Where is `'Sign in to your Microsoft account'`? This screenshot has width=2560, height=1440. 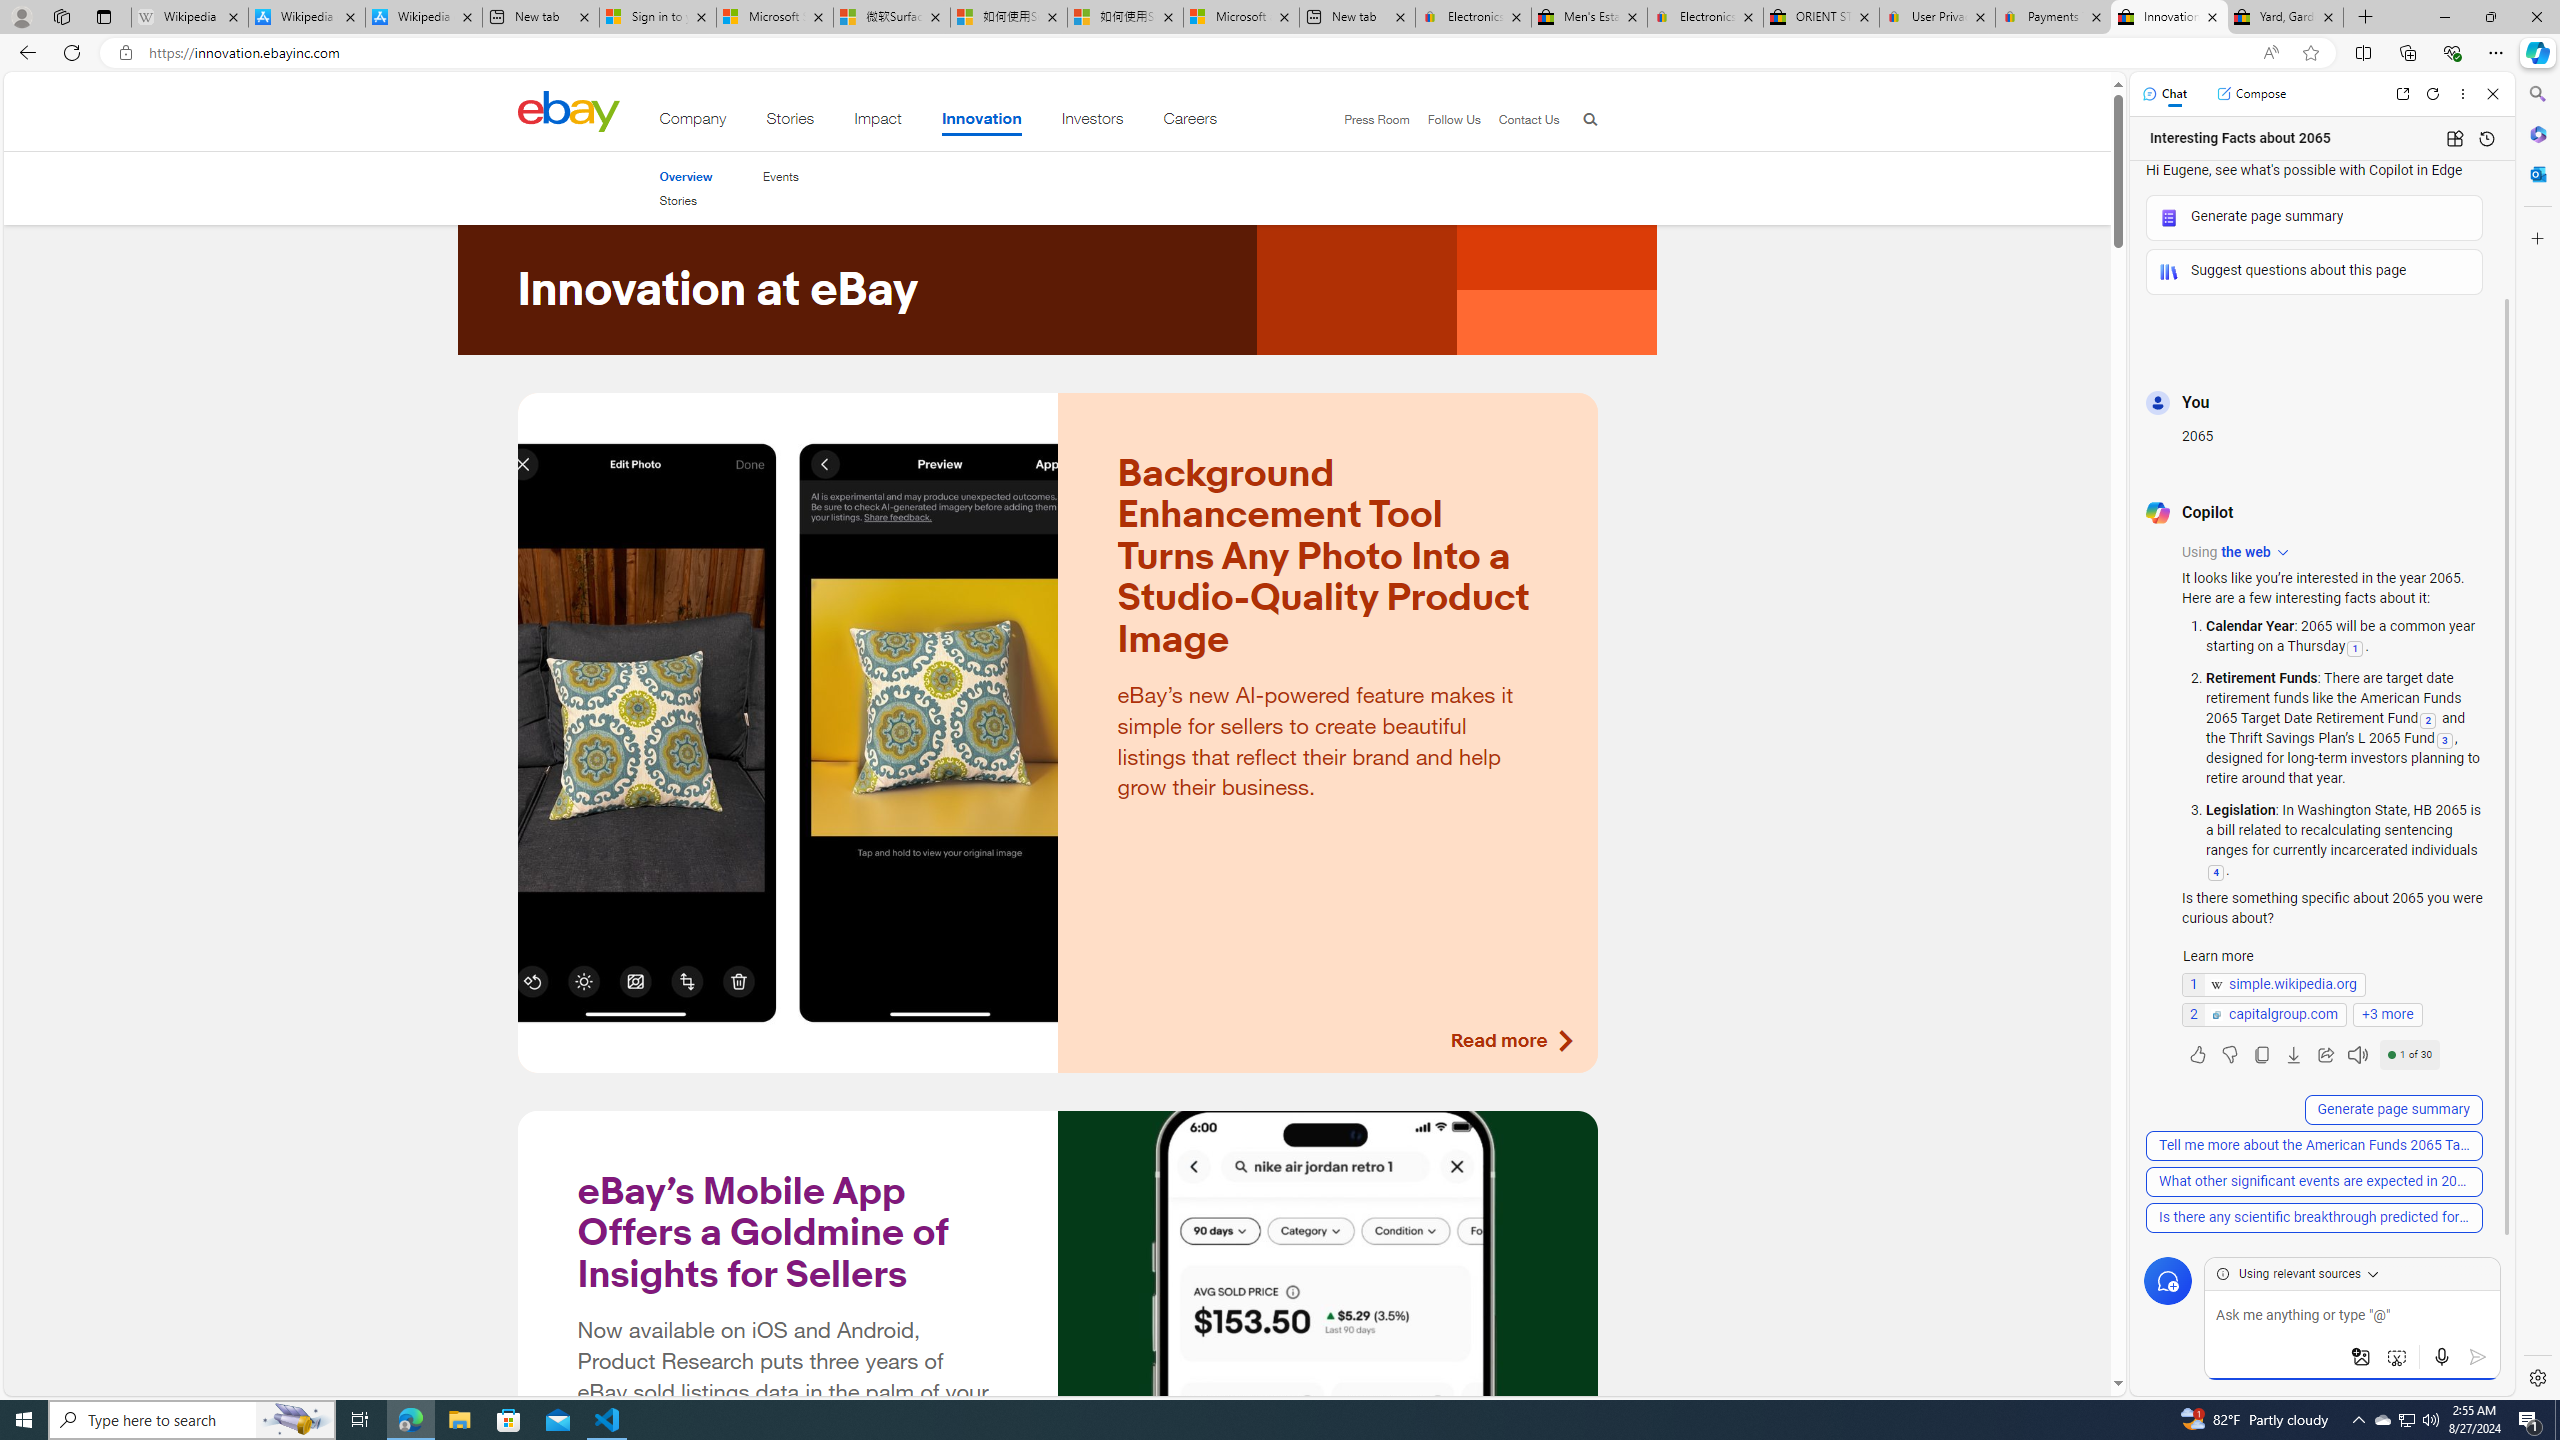 'Sign in to your Microsoft account' is located at coordinates (656, 16).